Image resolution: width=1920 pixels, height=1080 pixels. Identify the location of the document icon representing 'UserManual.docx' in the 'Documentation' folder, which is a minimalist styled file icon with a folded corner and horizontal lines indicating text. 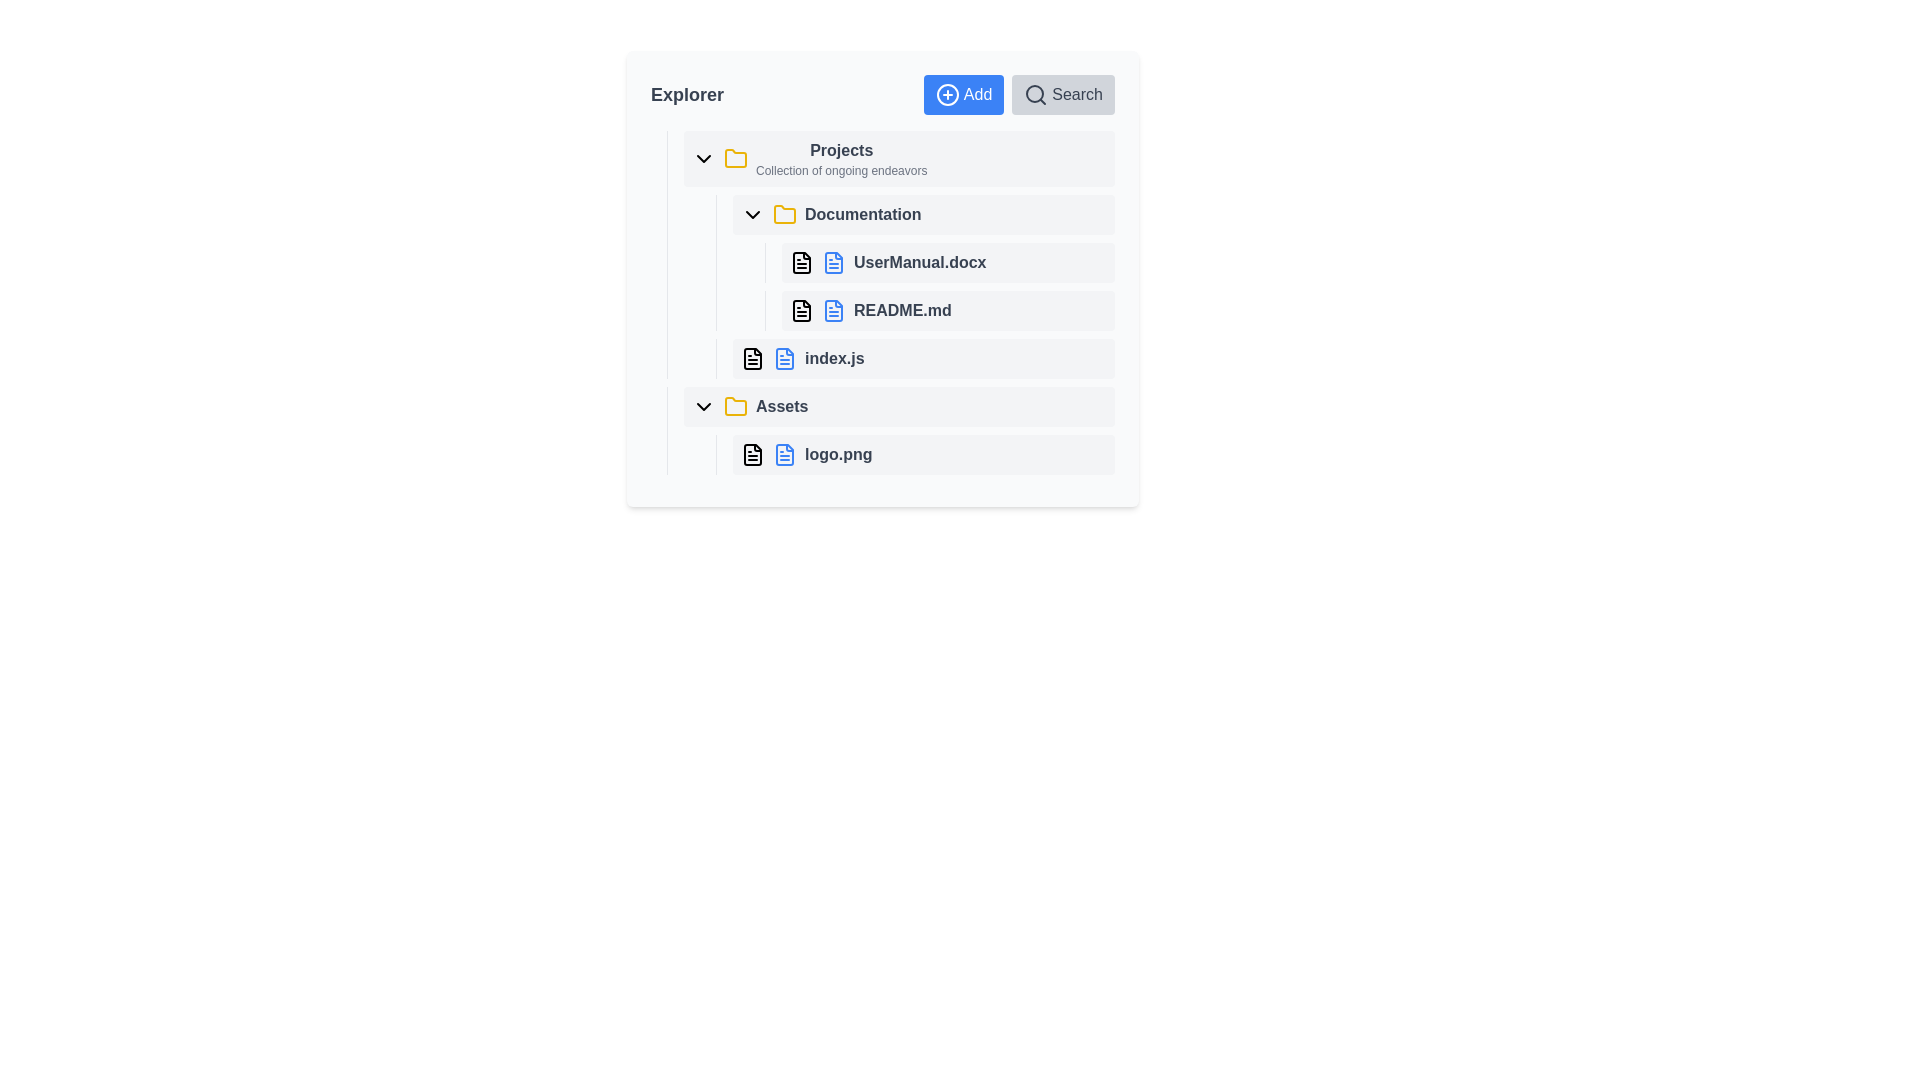
(801, 261).